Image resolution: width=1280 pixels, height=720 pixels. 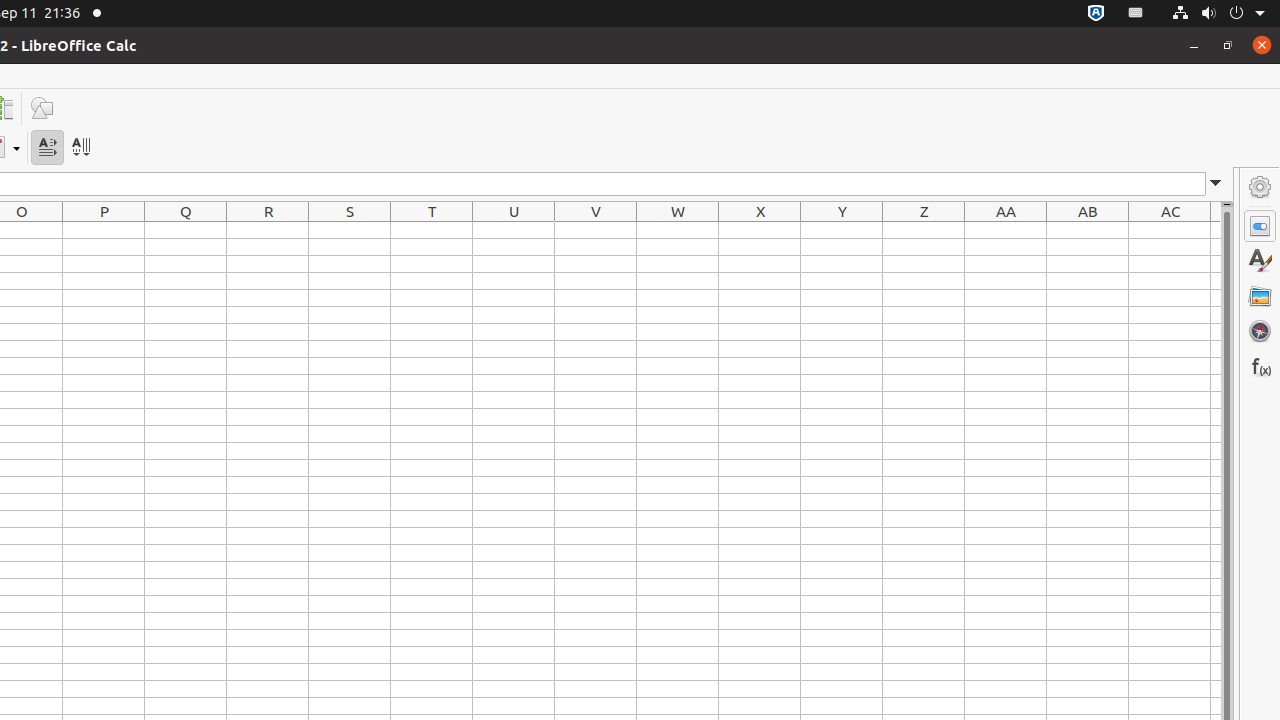 I want to click on 'AB1', so click(x=1087, y=229).